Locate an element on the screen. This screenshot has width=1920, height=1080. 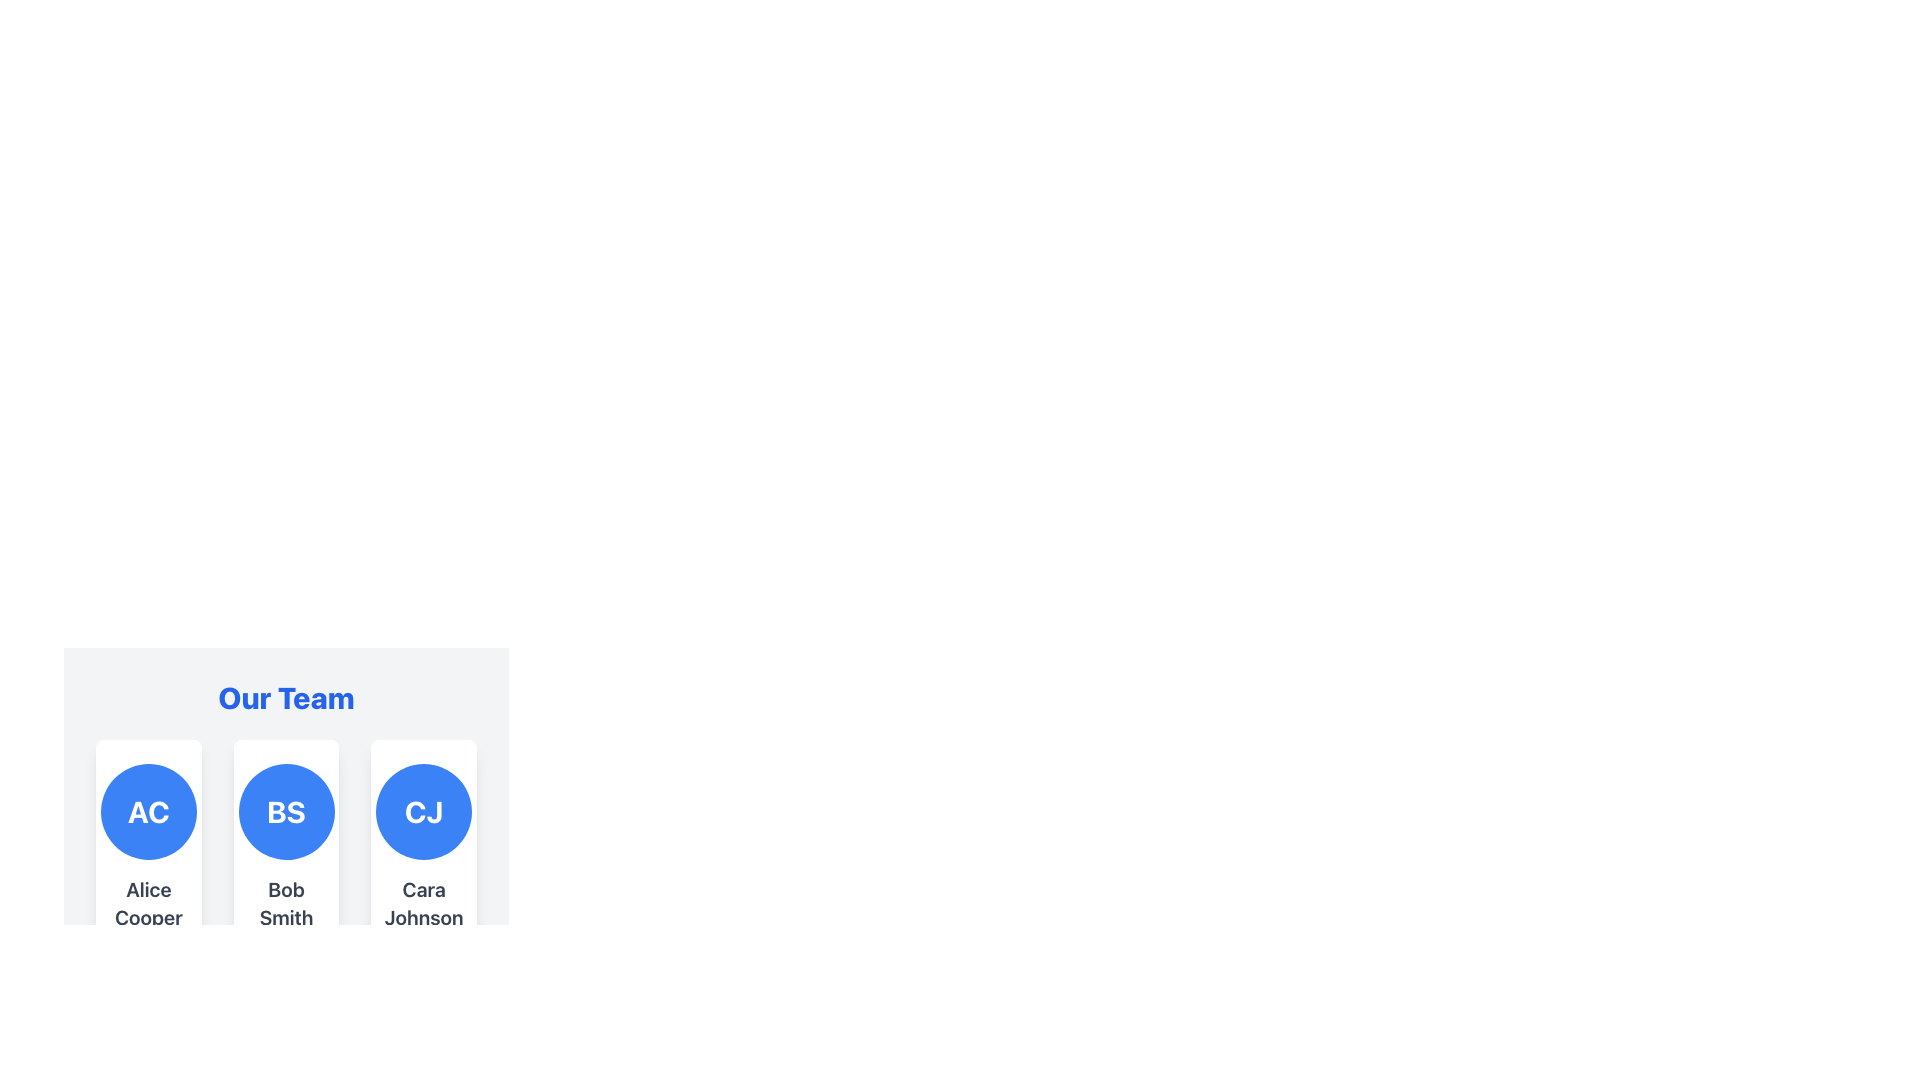
text block containing the name 'Cara Johnson', which is styled in bold and large font, located in the bottom-right section of the cards under the heading 'Our Team' is located at coordinates (423, 903).